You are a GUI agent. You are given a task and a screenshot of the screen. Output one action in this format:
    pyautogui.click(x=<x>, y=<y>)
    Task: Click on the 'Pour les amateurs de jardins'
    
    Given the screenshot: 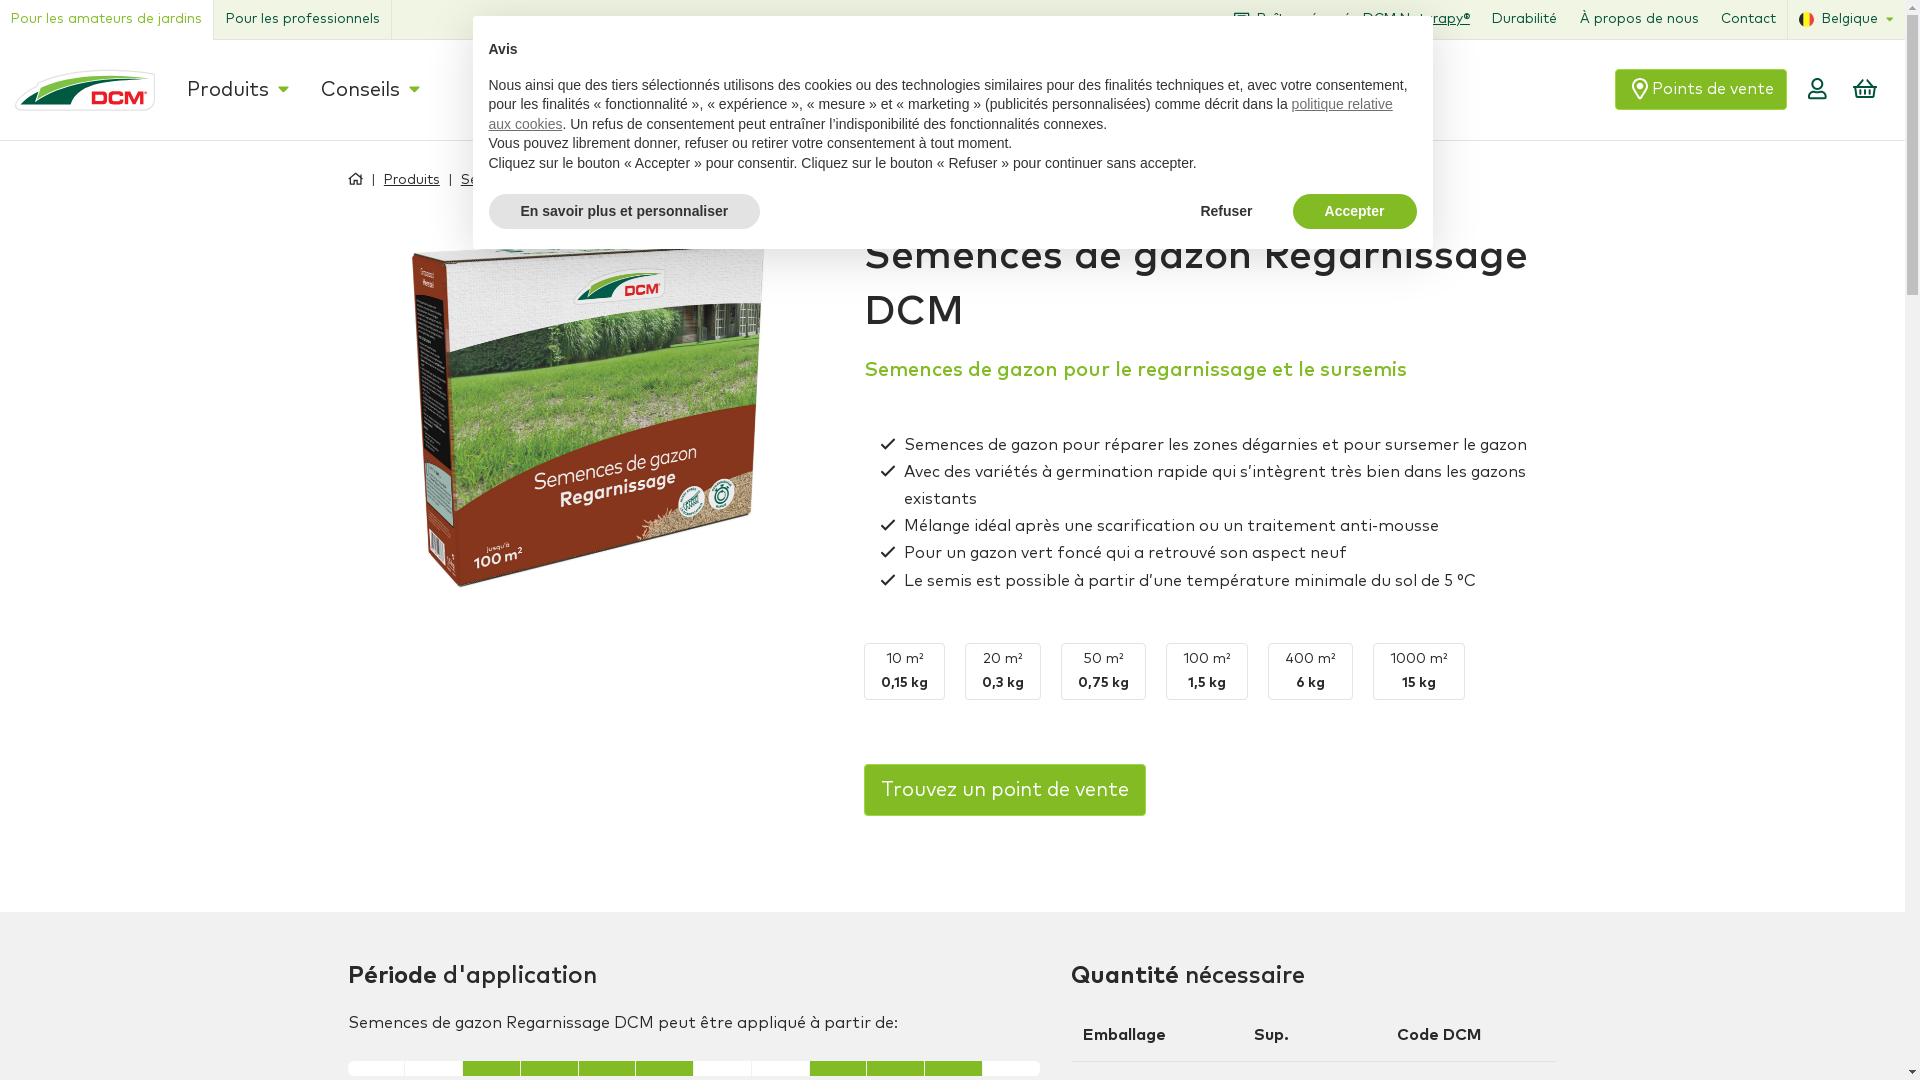 What is the action you would take?
    pyautogui.click(x=105, y=19)
    